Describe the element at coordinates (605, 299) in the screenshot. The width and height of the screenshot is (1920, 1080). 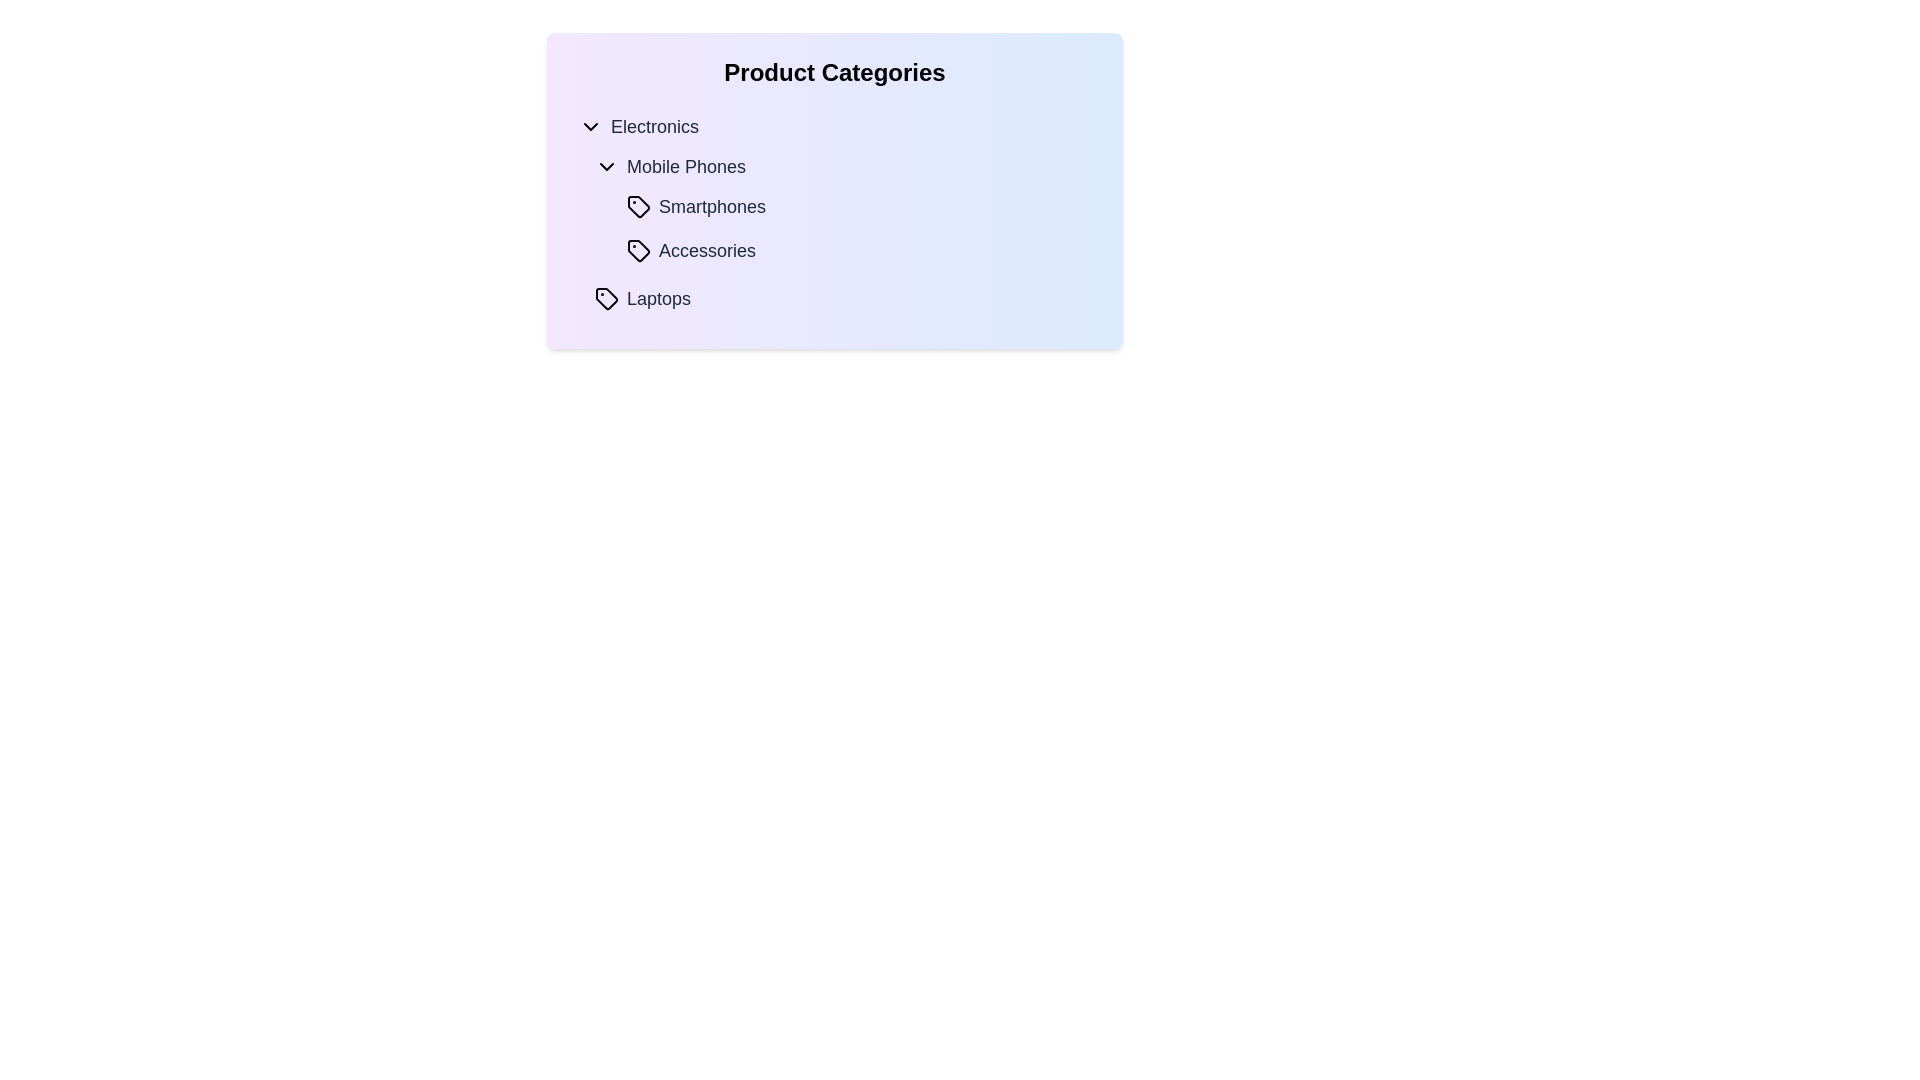
I see `the decorative icon indicating the 'Laptops' entry in the 'Product Categories' sidebar, which is located to the left of the 'Laptops' text` at that location.